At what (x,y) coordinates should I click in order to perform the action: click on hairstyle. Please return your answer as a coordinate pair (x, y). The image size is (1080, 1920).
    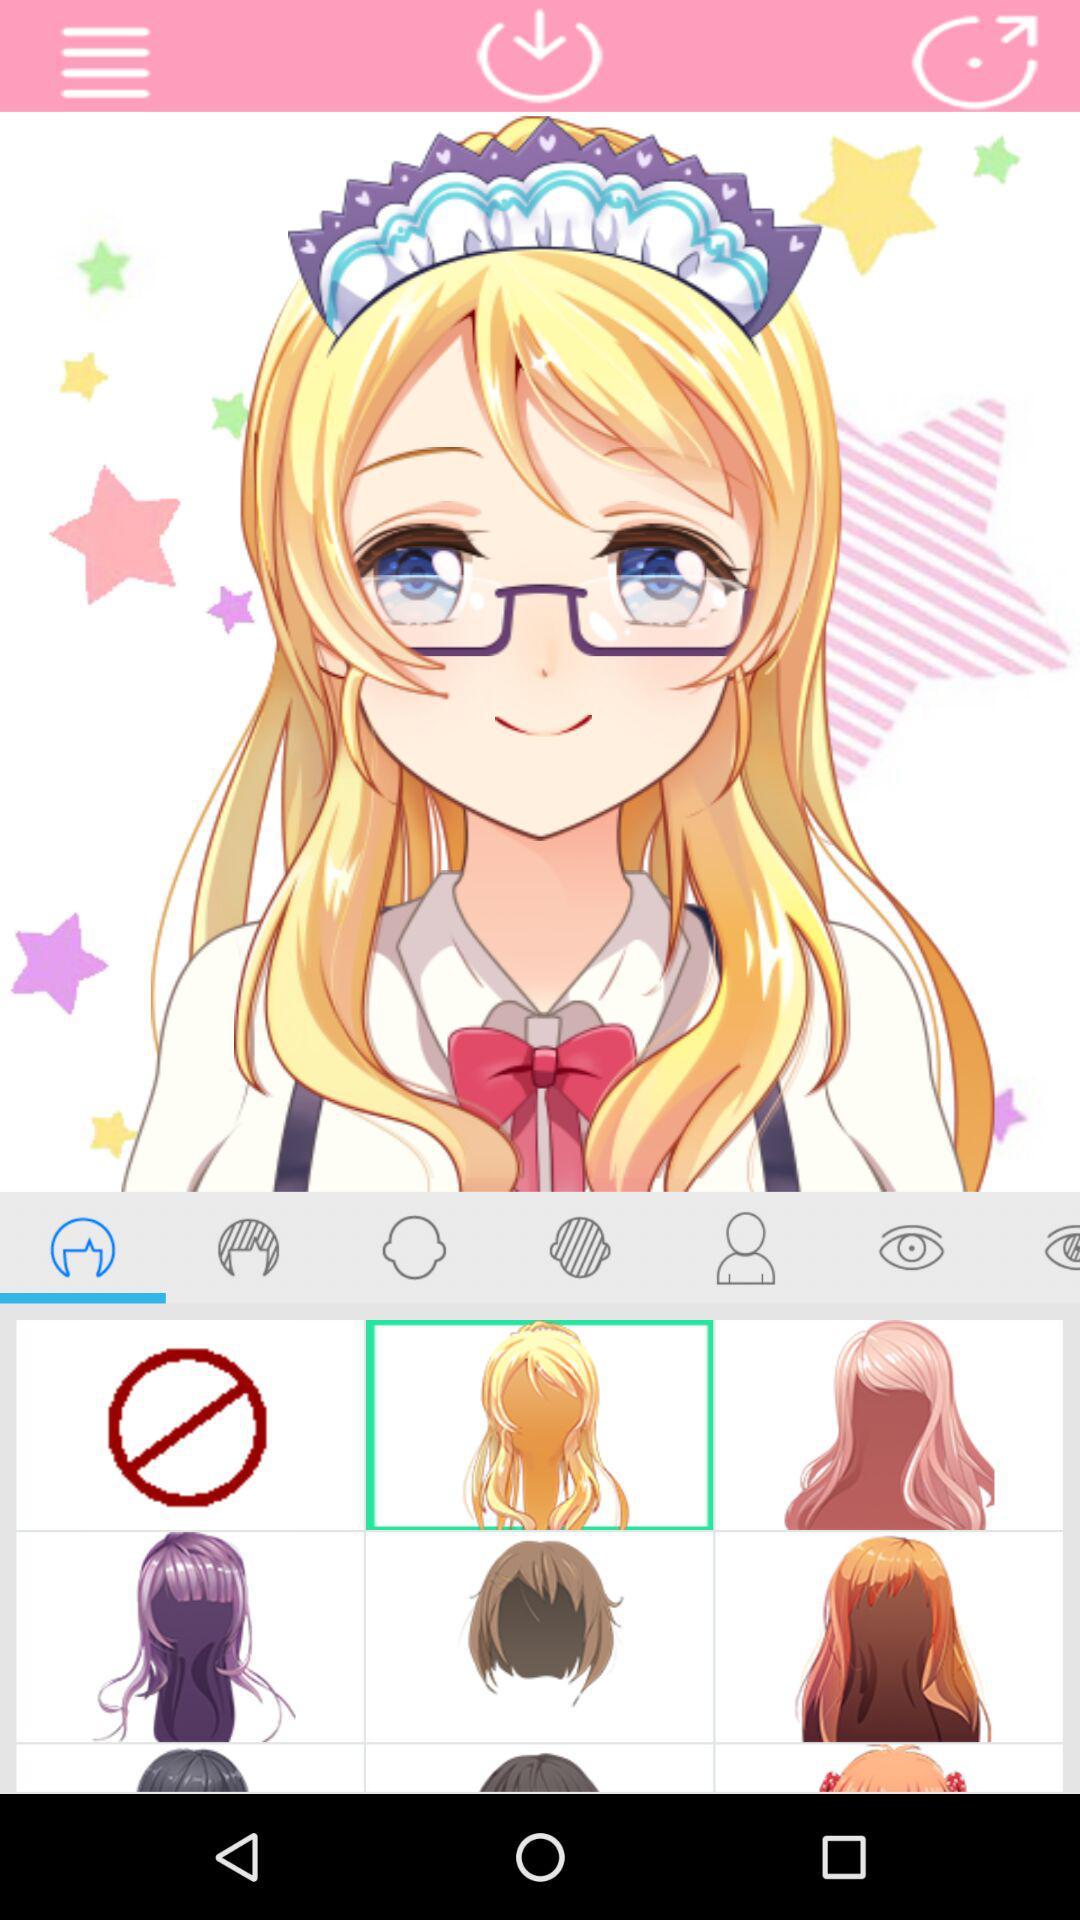
    Looking at the image, I should click on (81, 1246).